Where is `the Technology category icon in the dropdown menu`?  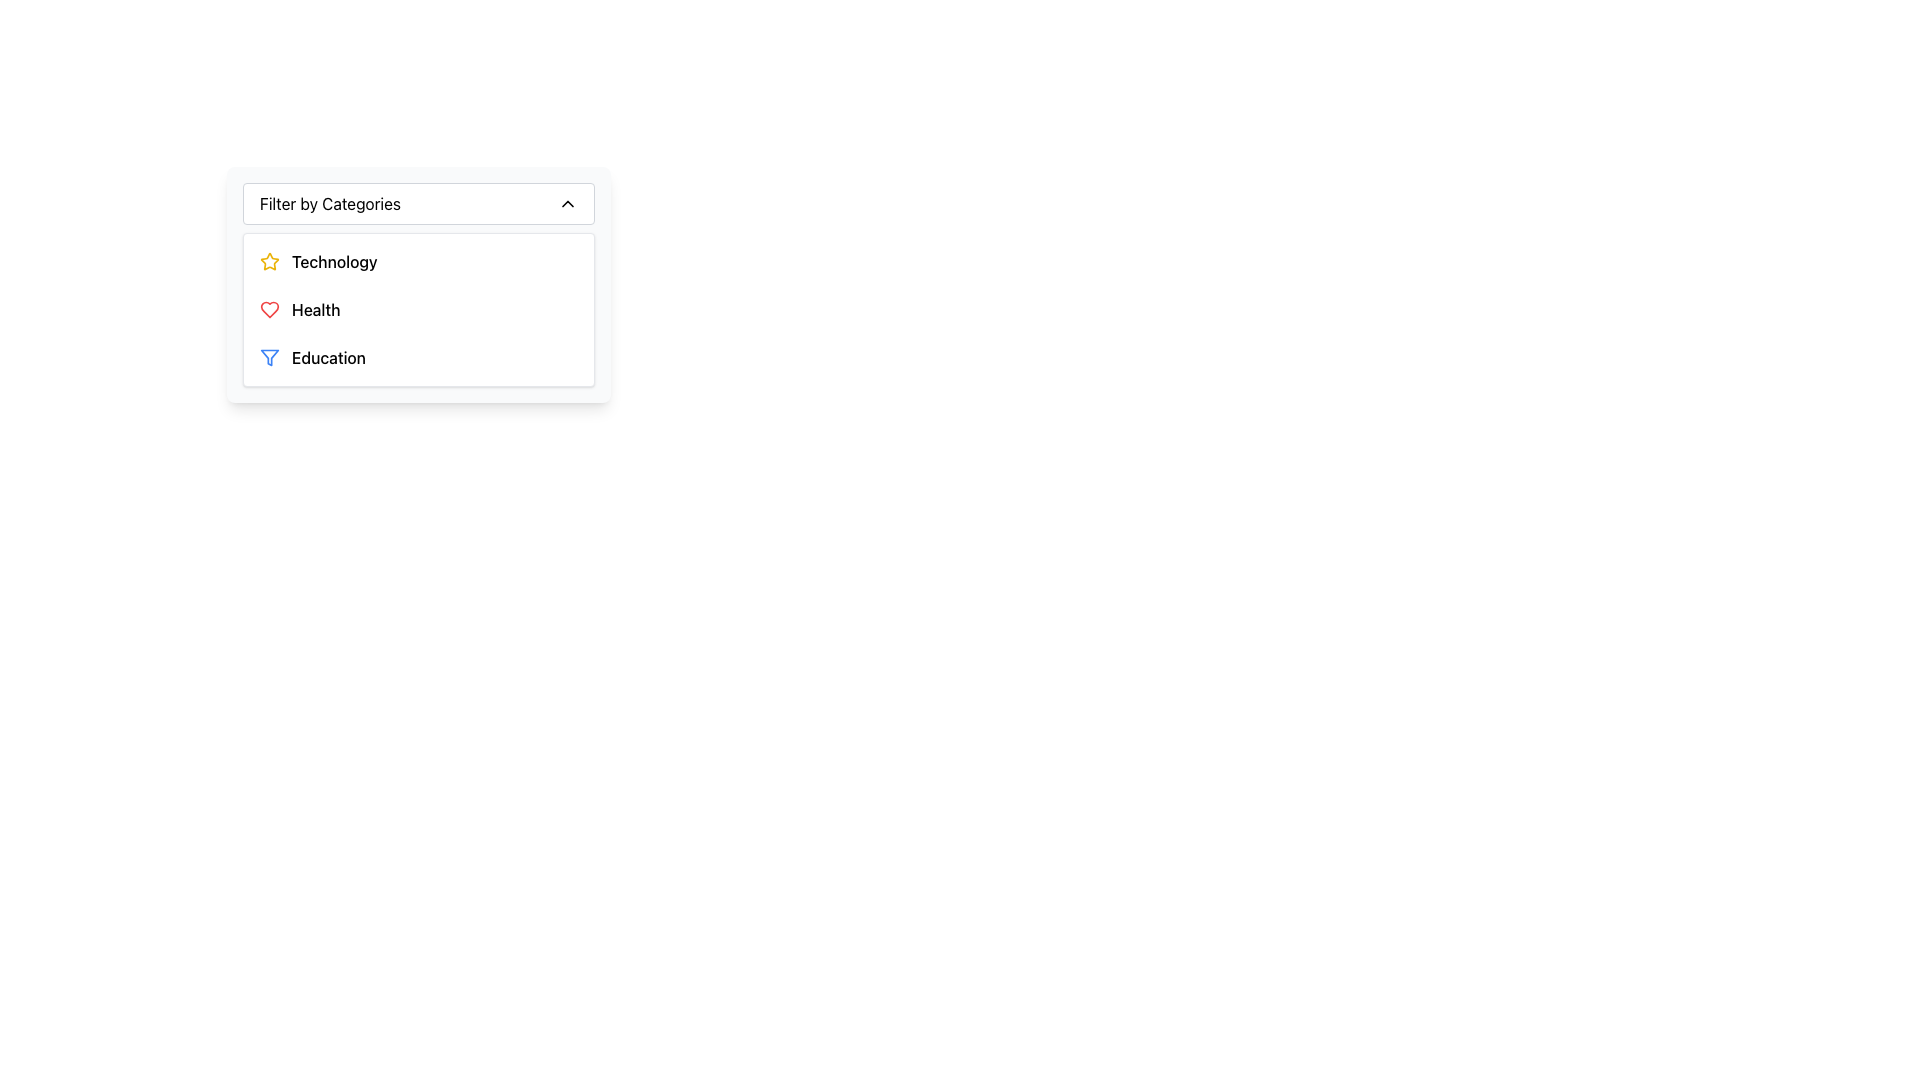 the Technology category icon in the dropdown menu is located at coordinates (268, 261).